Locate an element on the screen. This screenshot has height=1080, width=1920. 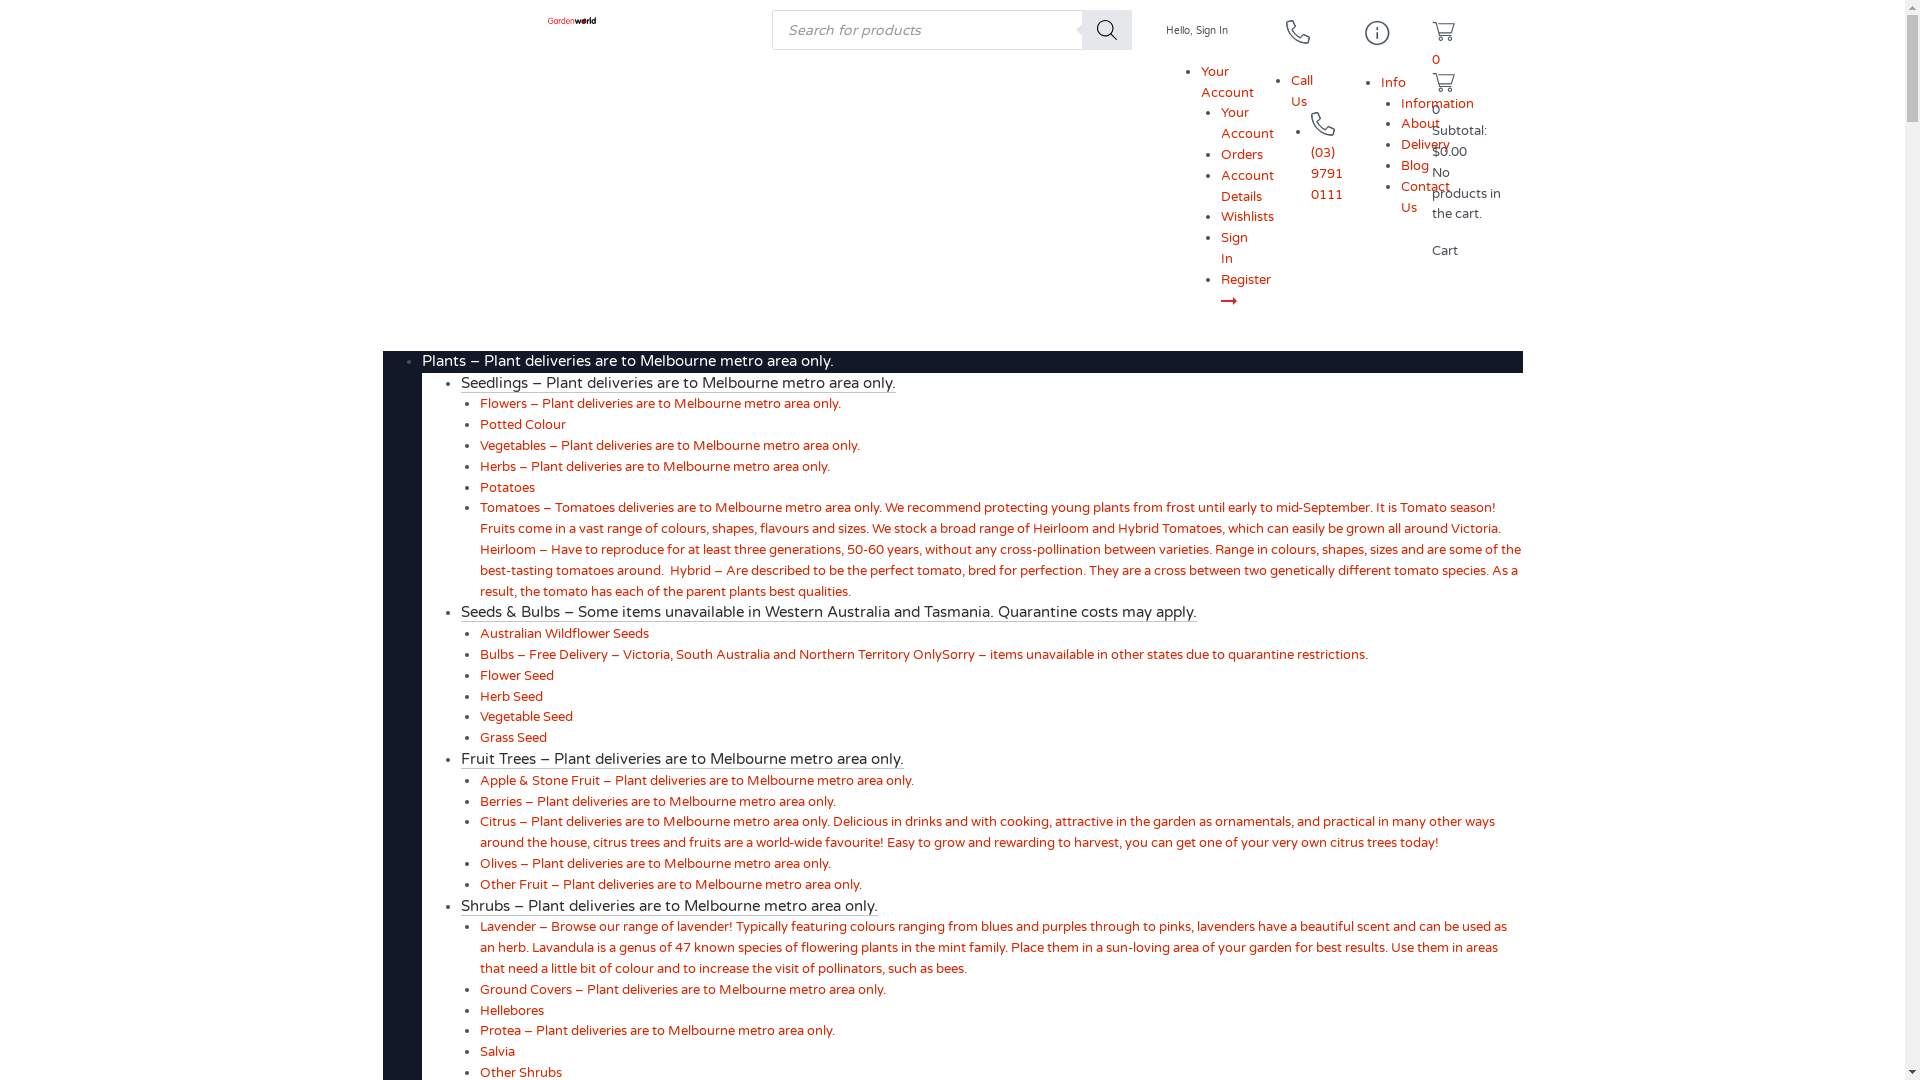
'Call Us' is located at coordinates (1301, 91).